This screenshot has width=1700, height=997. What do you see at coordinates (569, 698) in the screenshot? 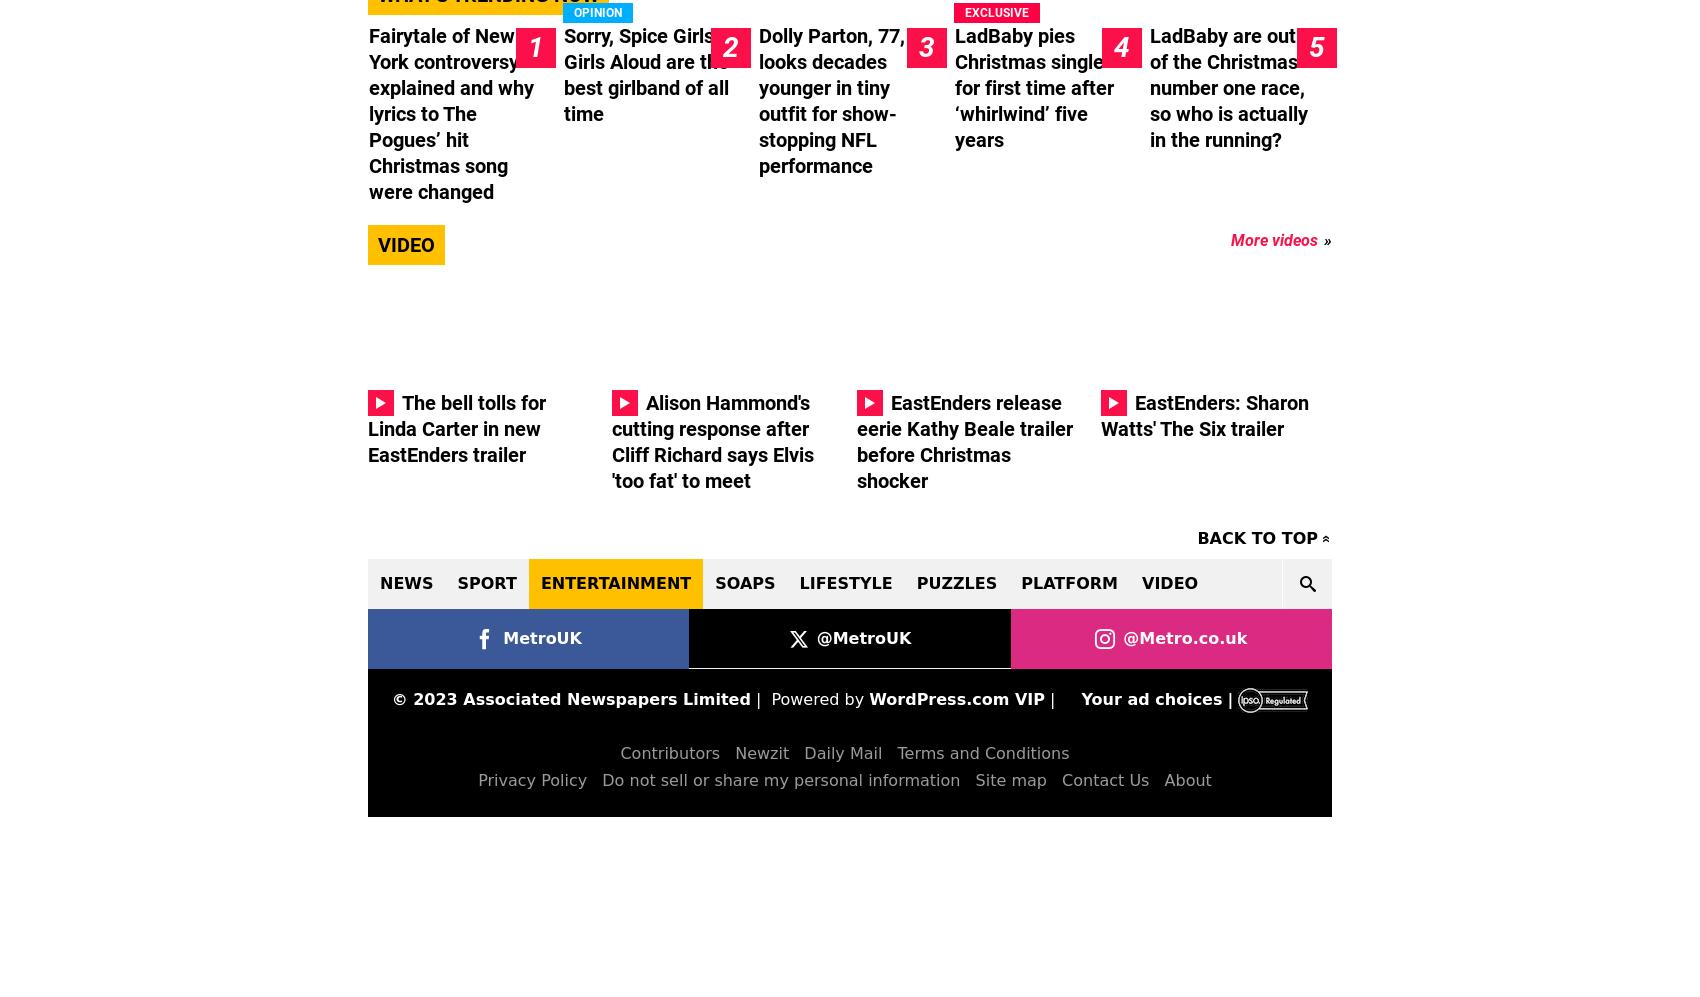
I see `'© 2023 Associated Newspapers Limited'` at bounding box center [569, 698].